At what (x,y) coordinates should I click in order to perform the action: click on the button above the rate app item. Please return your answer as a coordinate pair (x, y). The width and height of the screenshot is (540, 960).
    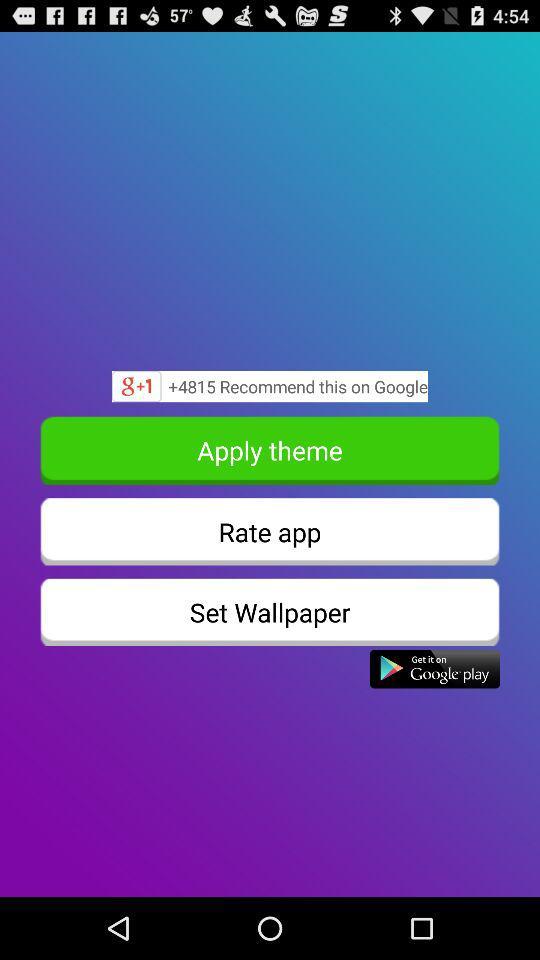
    Looking at the image, I should click on (270, 450).